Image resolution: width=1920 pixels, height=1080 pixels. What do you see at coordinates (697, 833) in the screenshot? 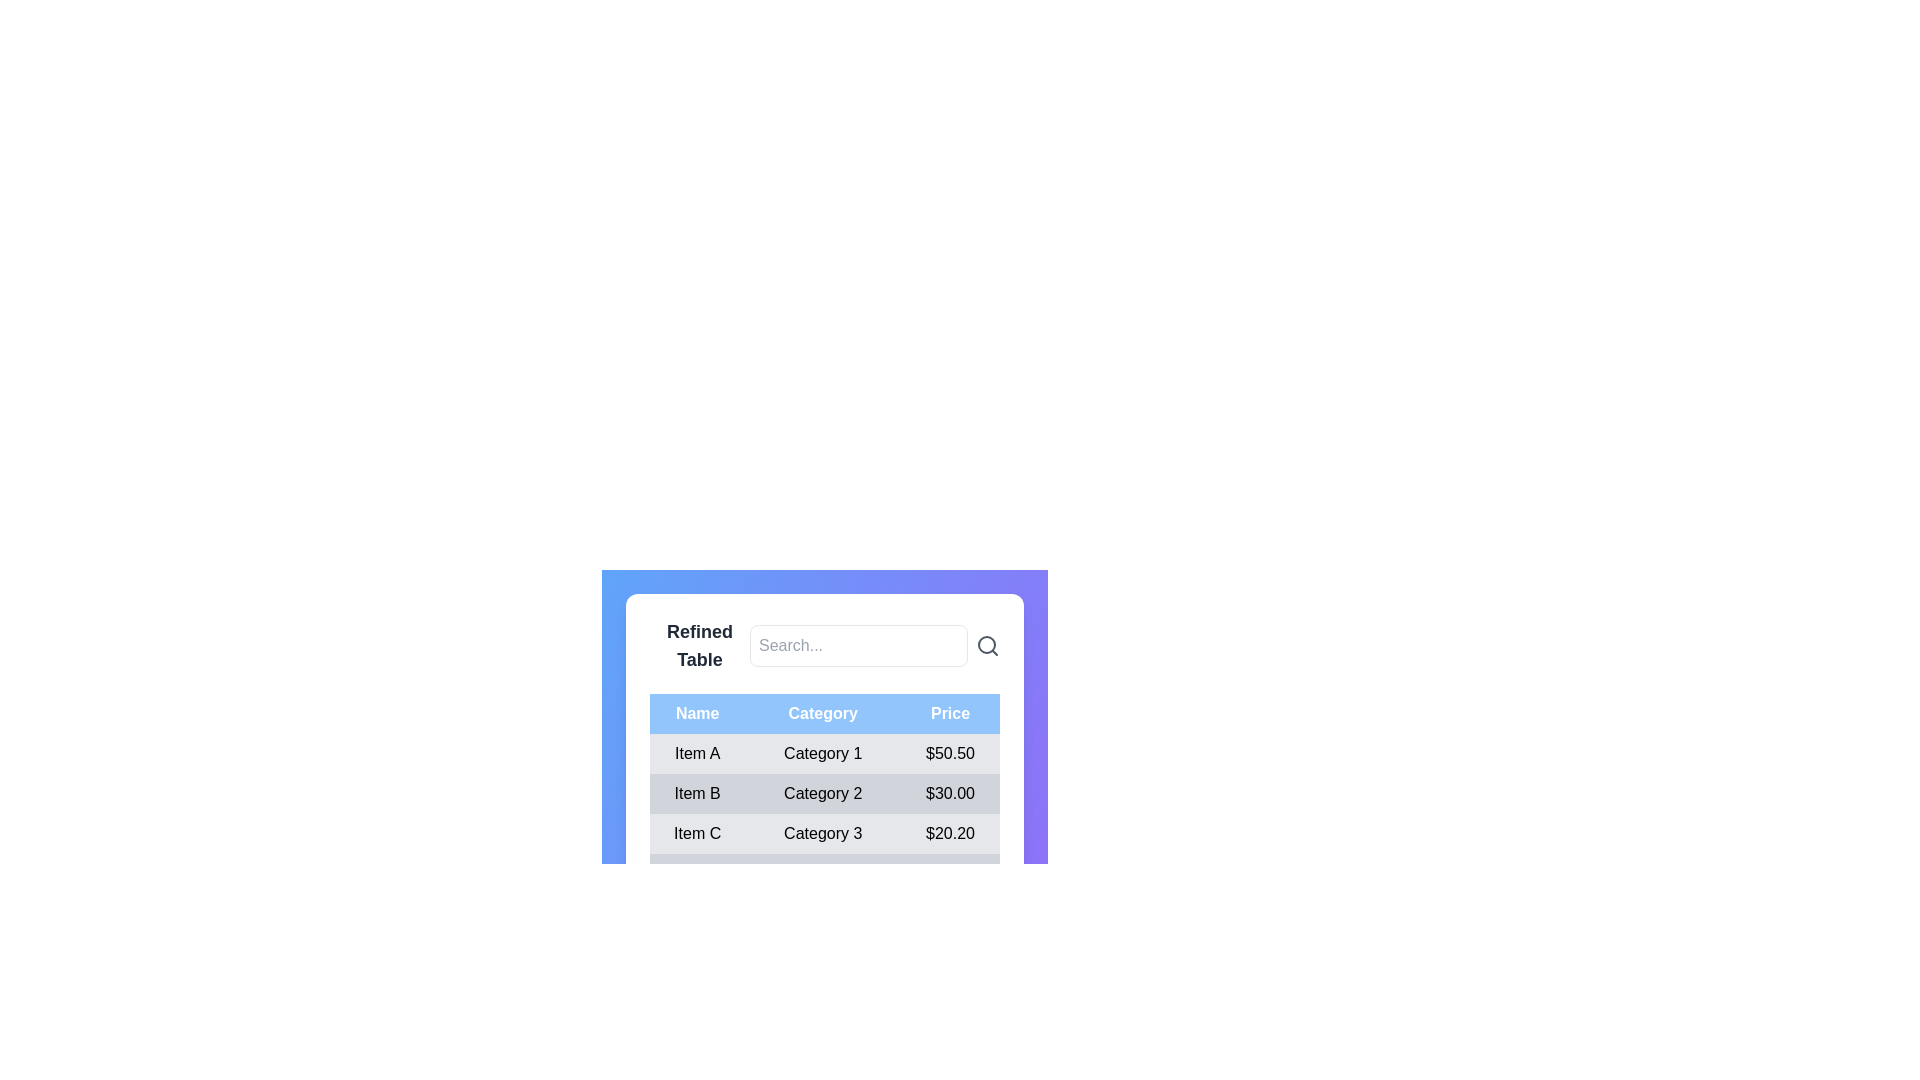
I see `the table cell containing the name 'Item C' located in the first column of the third row of the table` at bounding box center [697, 833].